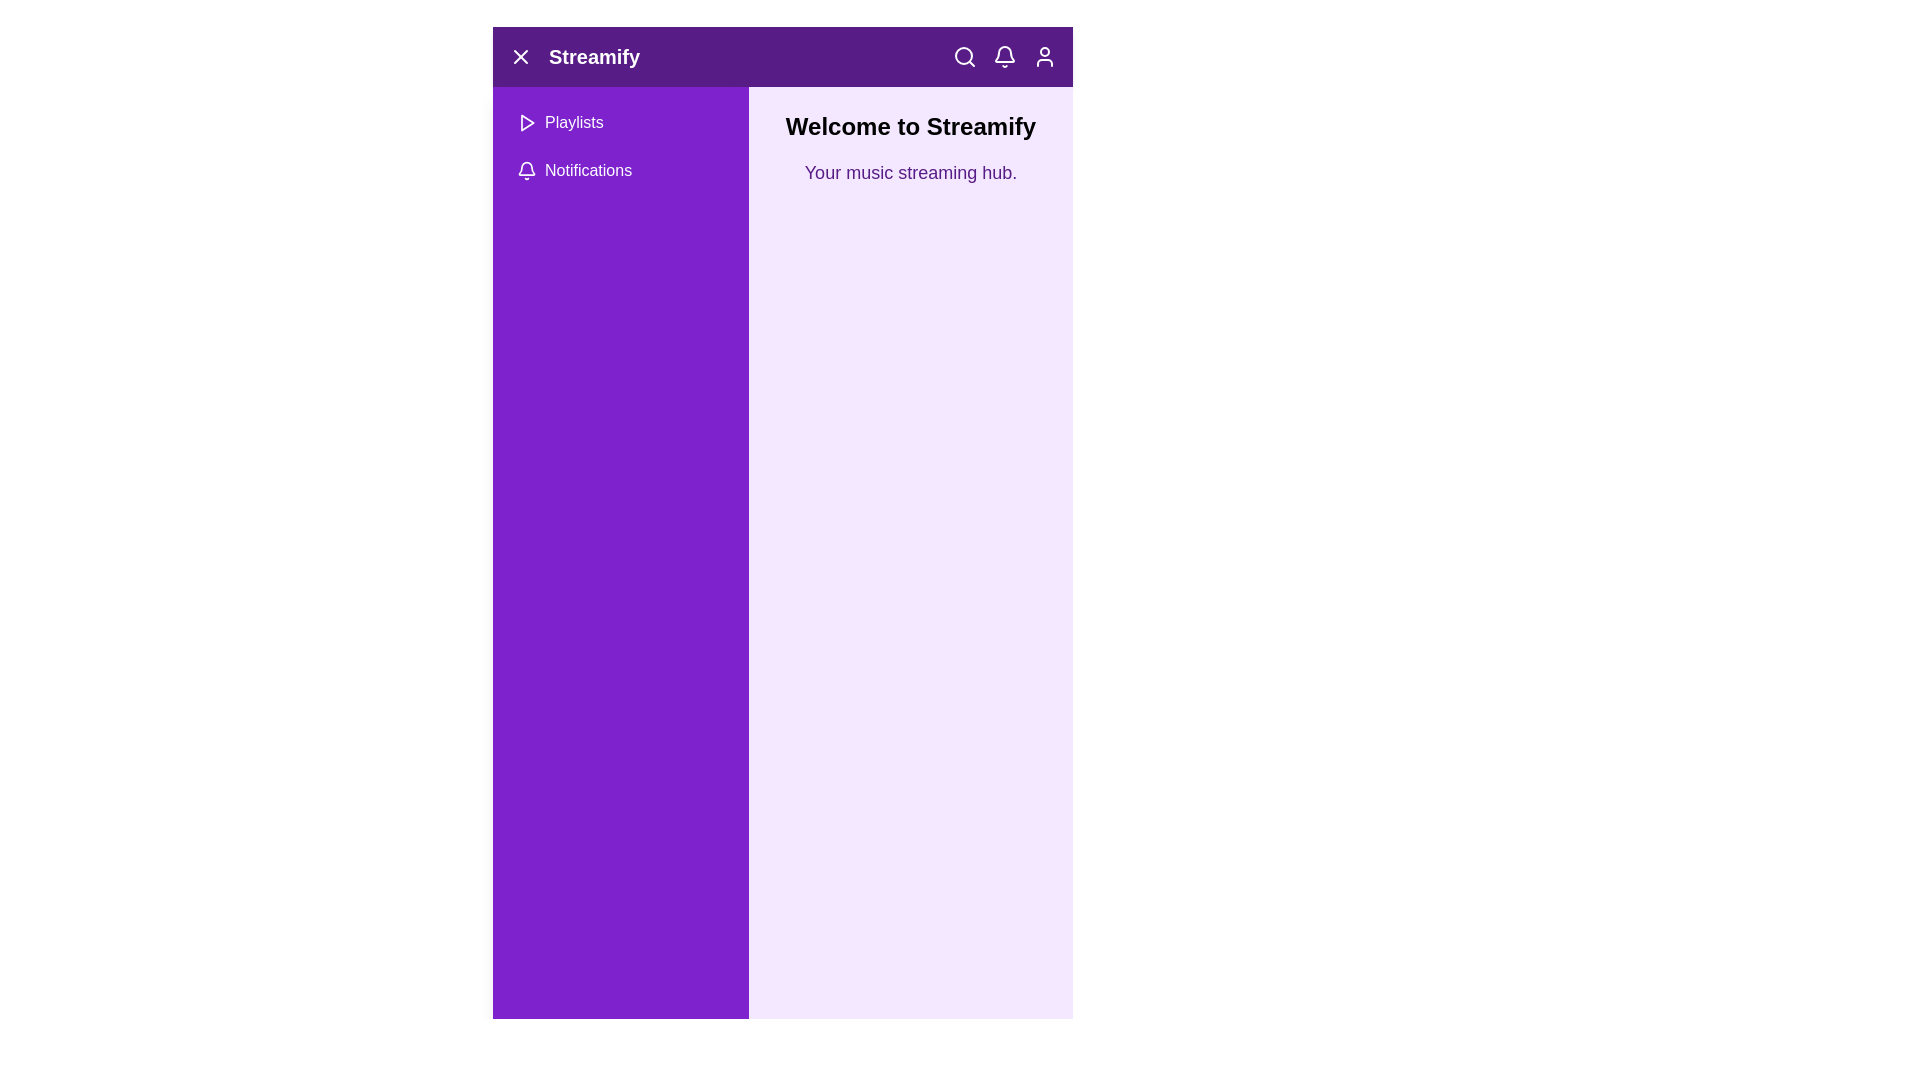 This screenshot has width=1920, height=1080. Describe the element at coordinates (1004, 56) in the screenshot. I see `the bell-shaped icon button located in the top-right corner of the application interface` at that location.